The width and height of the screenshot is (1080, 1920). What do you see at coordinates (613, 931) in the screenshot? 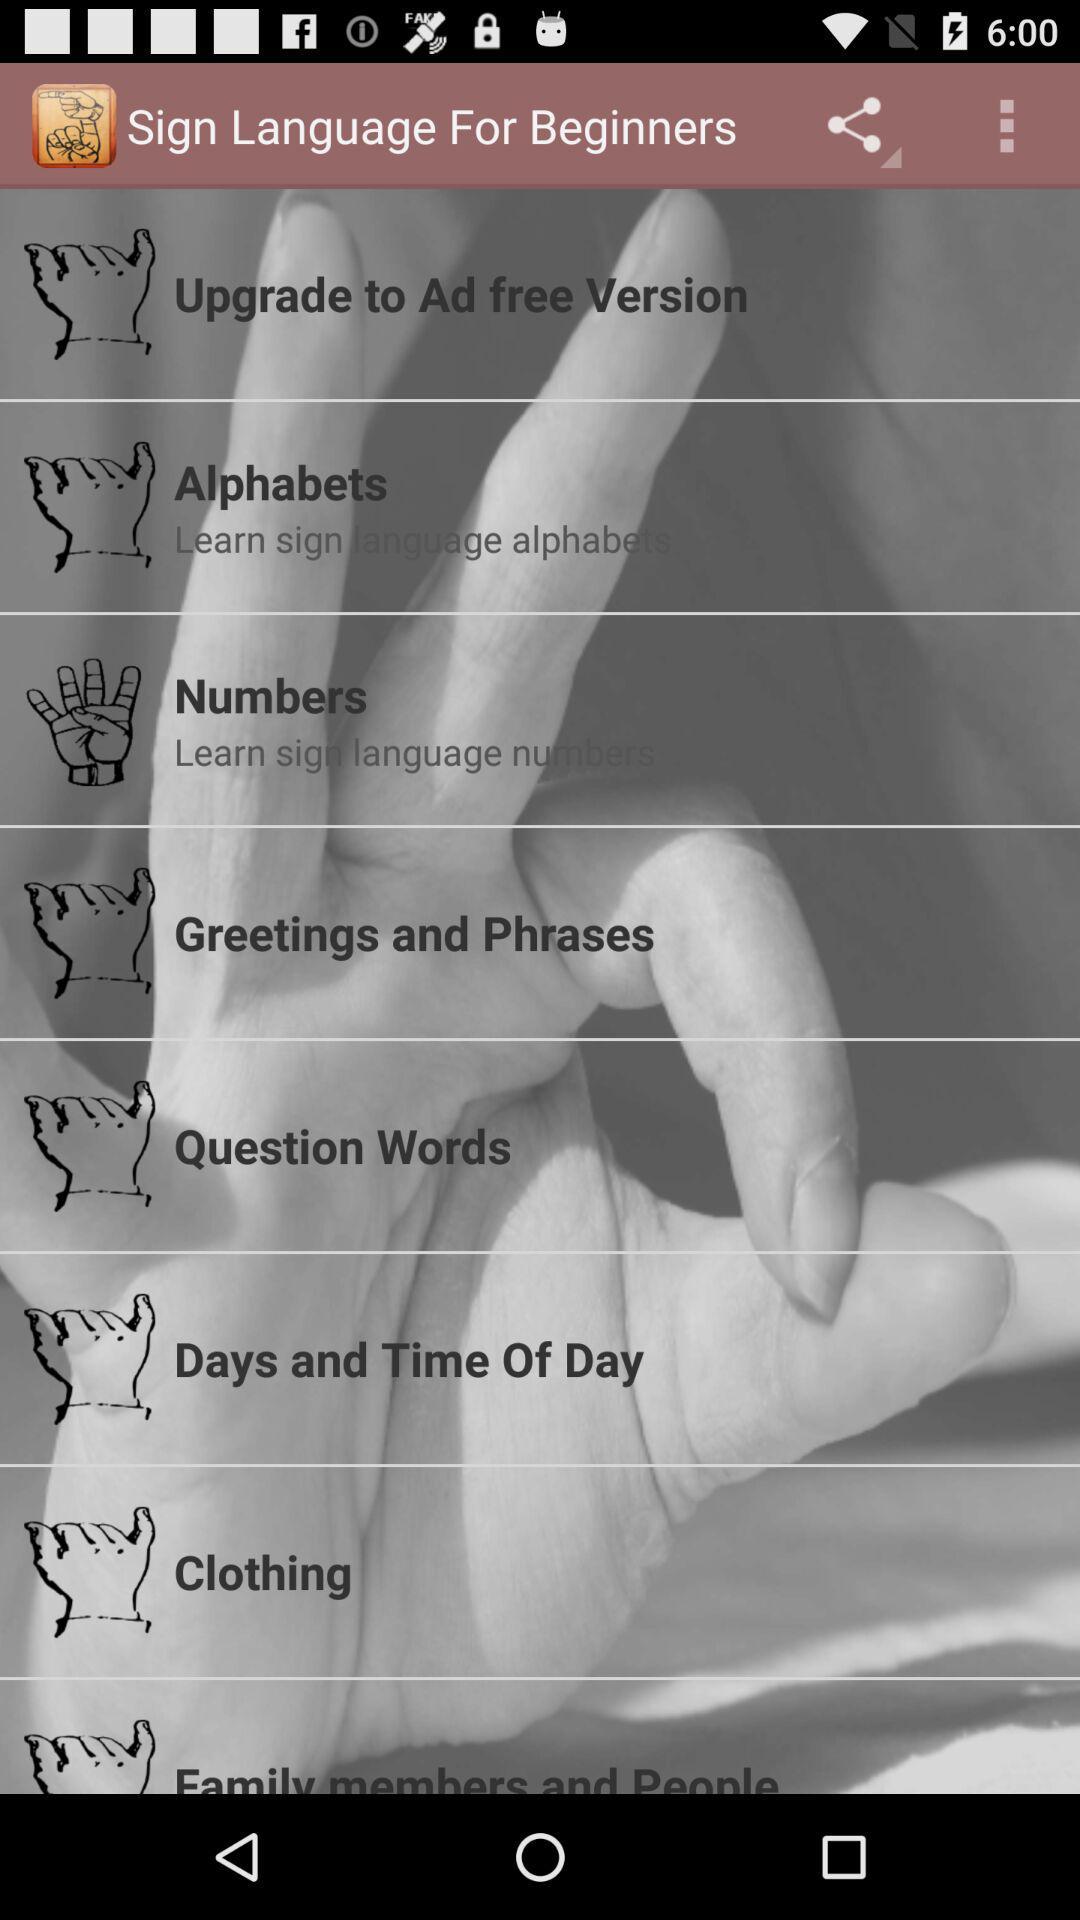
I see `the item below learn sign language item` at bounding box center [613, 931].